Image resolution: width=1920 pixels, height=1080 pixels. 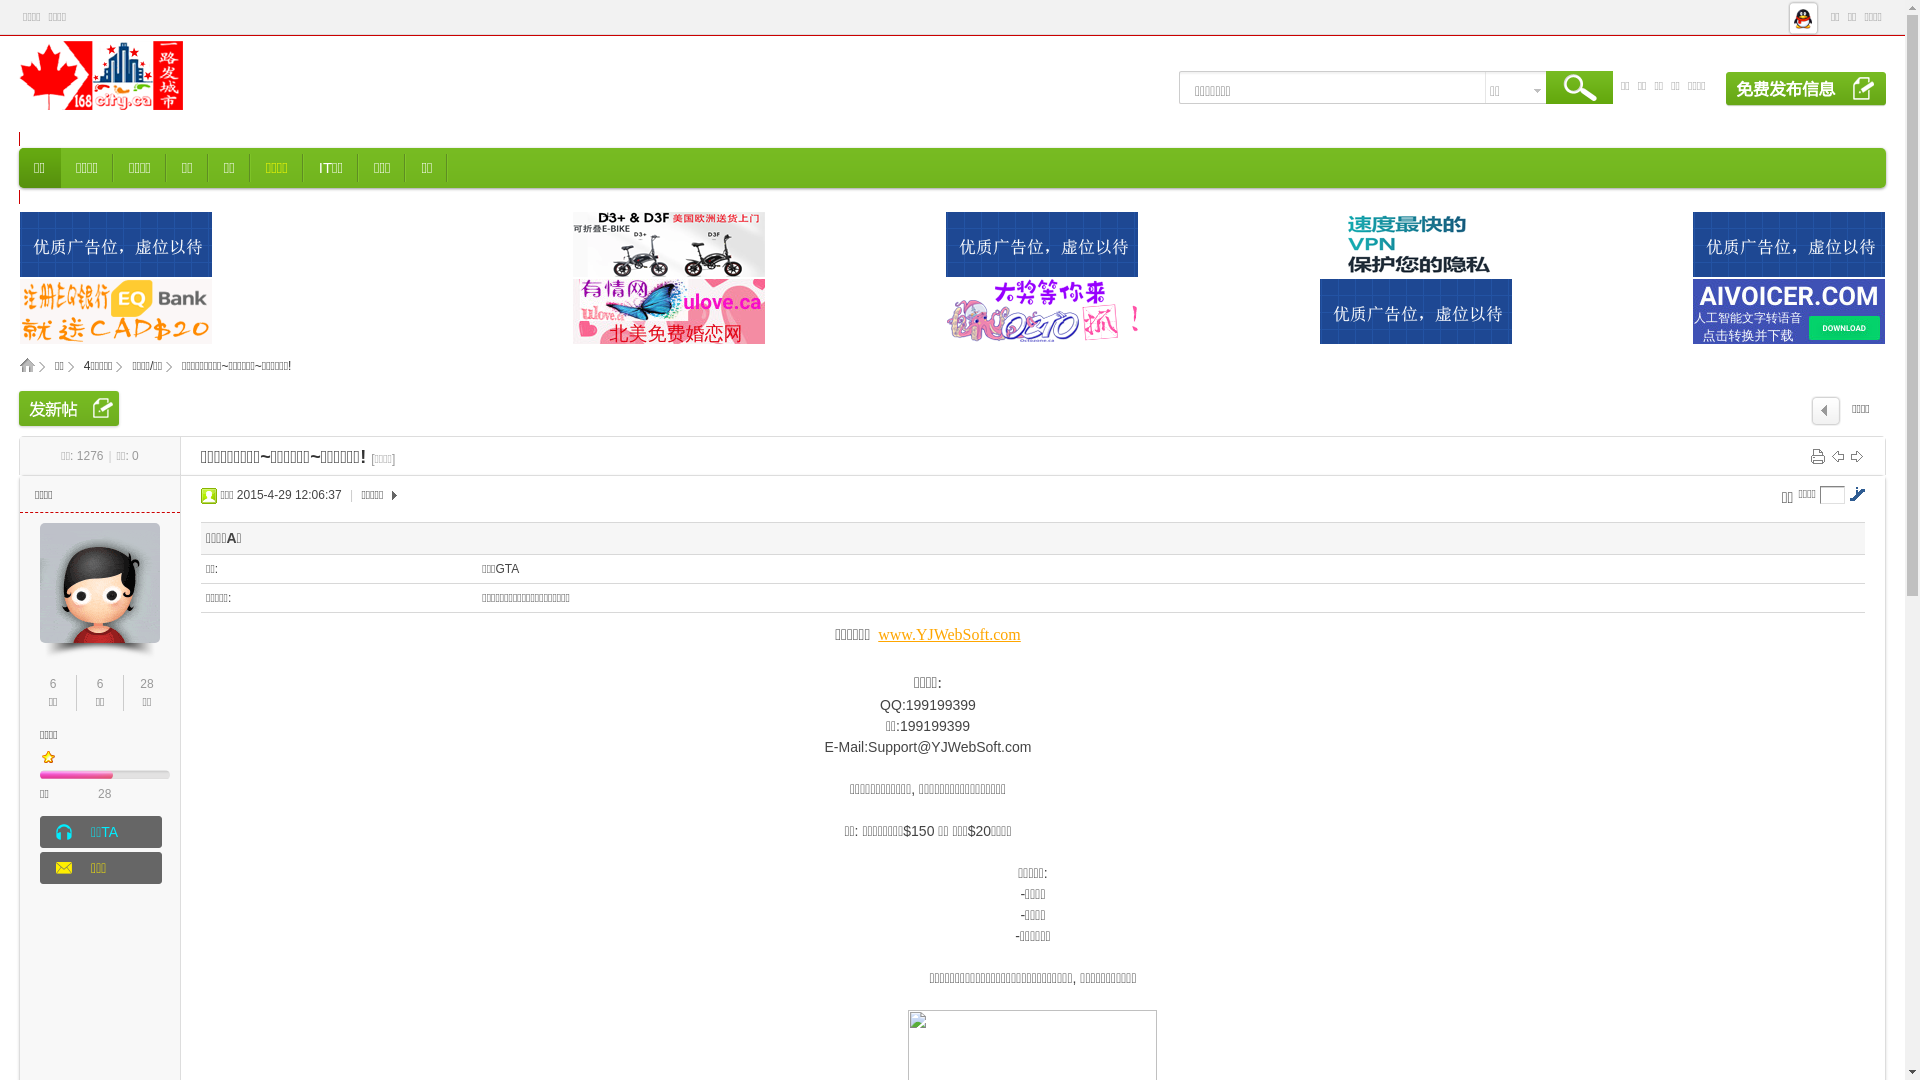 I want to click on 'true', so click(x=1578, y=91).